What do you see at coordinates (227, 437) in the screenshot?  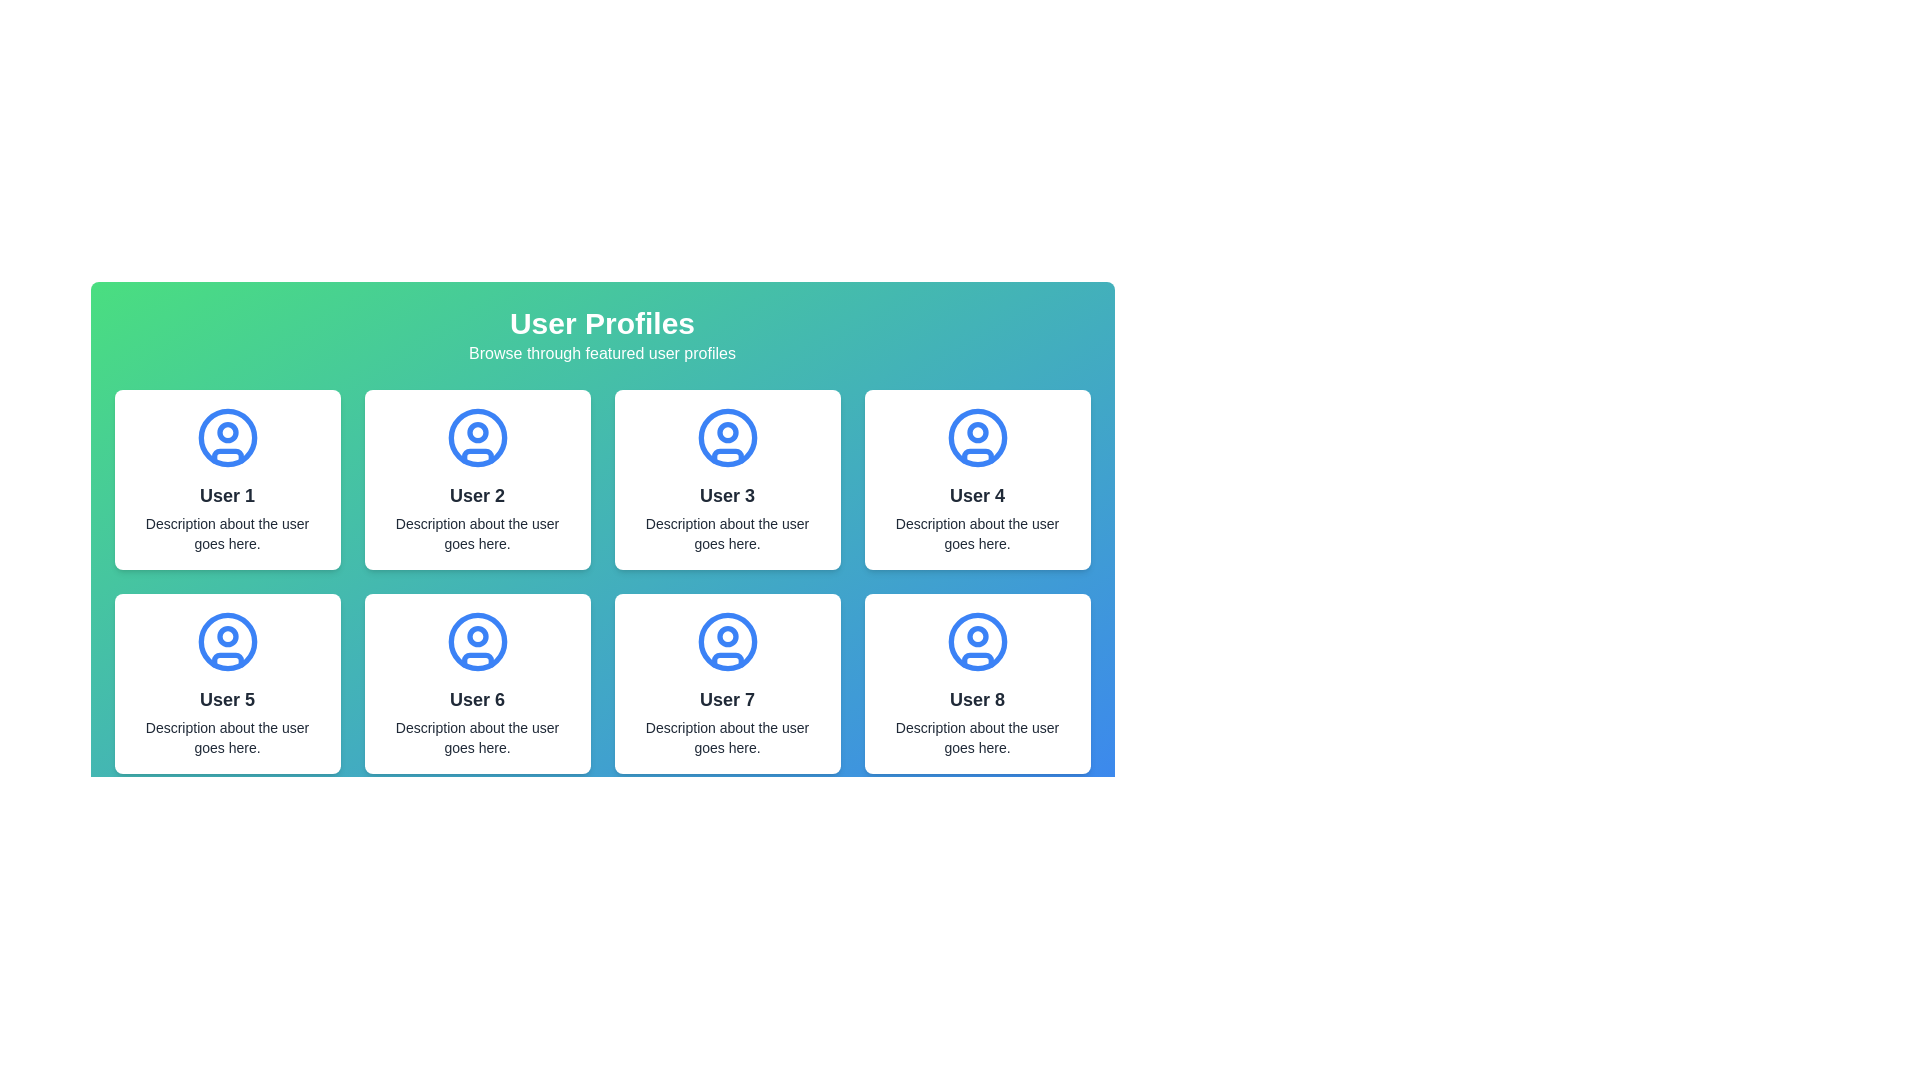 I see `the user profile icon representing 'User 1' located in the top-left corner of the profile card, above the 'User 1' label` at bounding box center [227, 437].